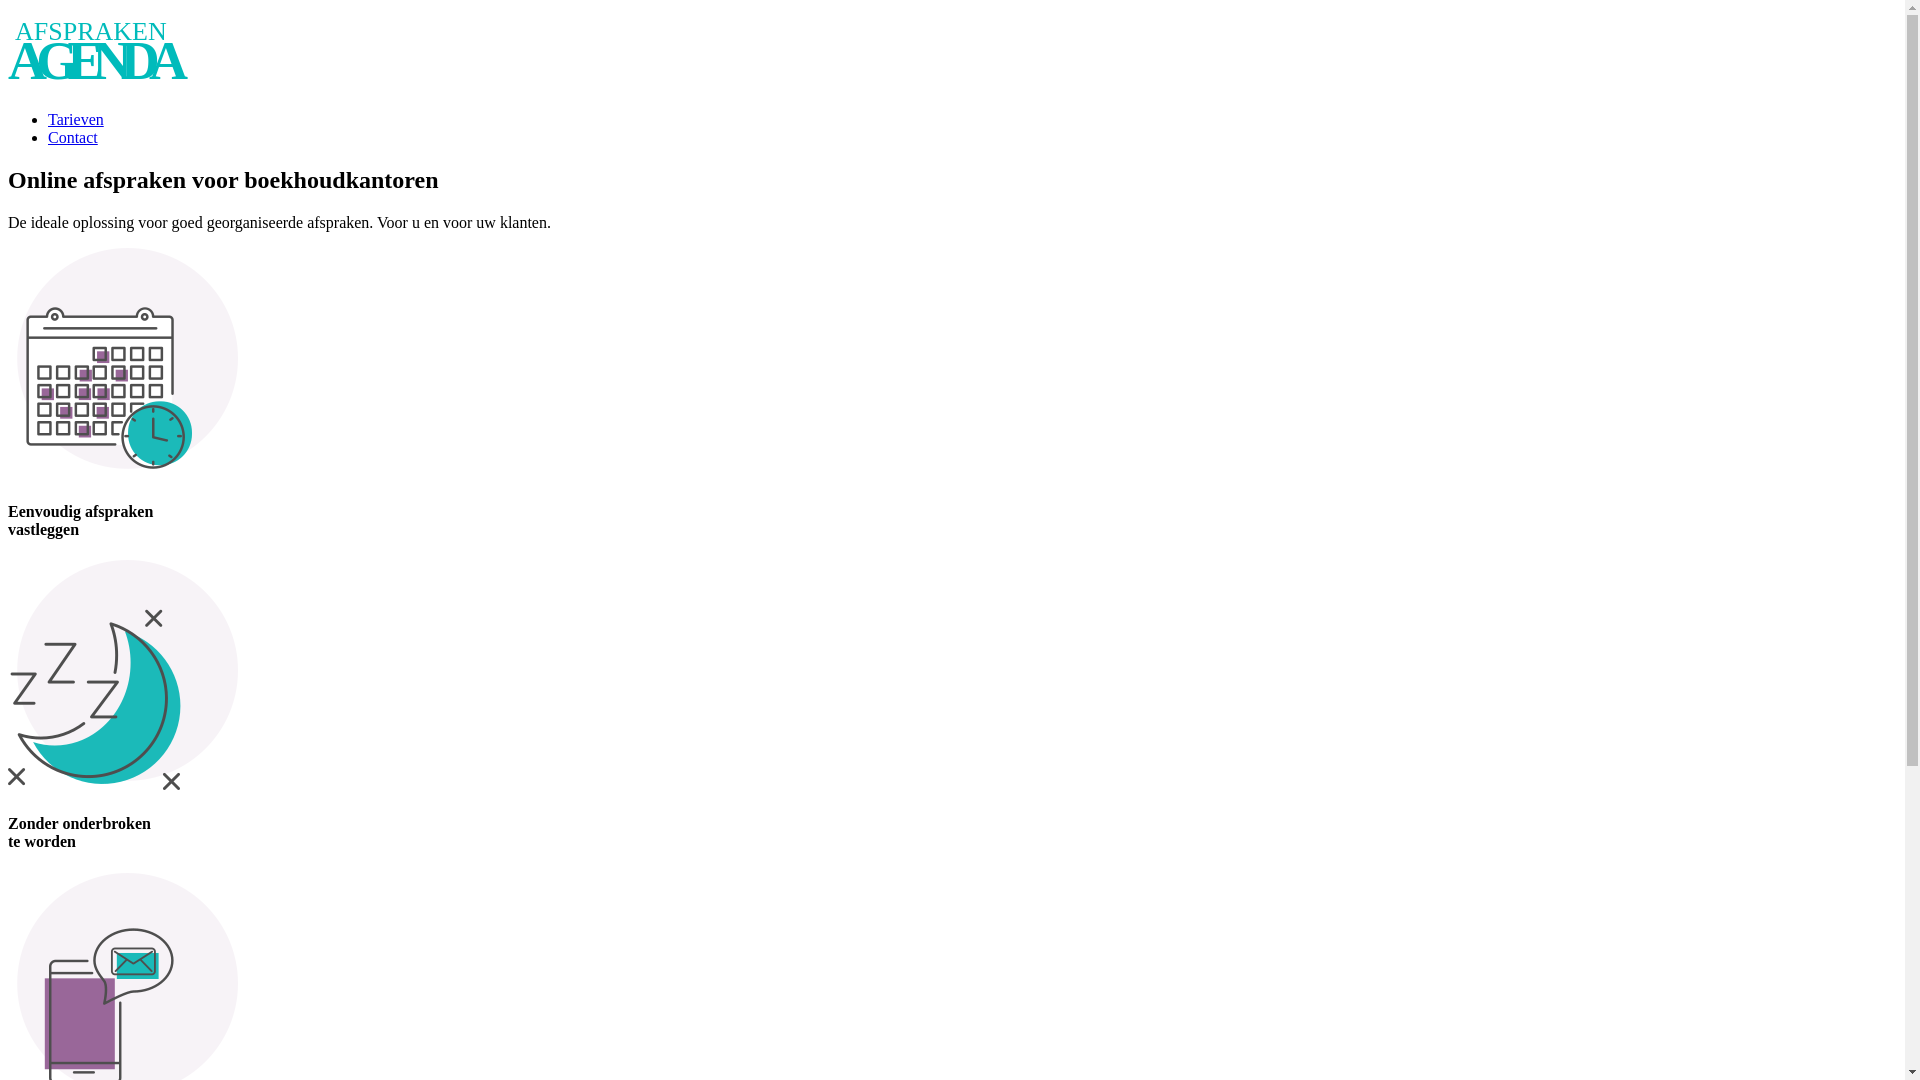 The image size is (1920, 1080). What do you see at coordinates (72, 136) in the screenshot?
I see `'Contact'` at bounding box center [72, 136].